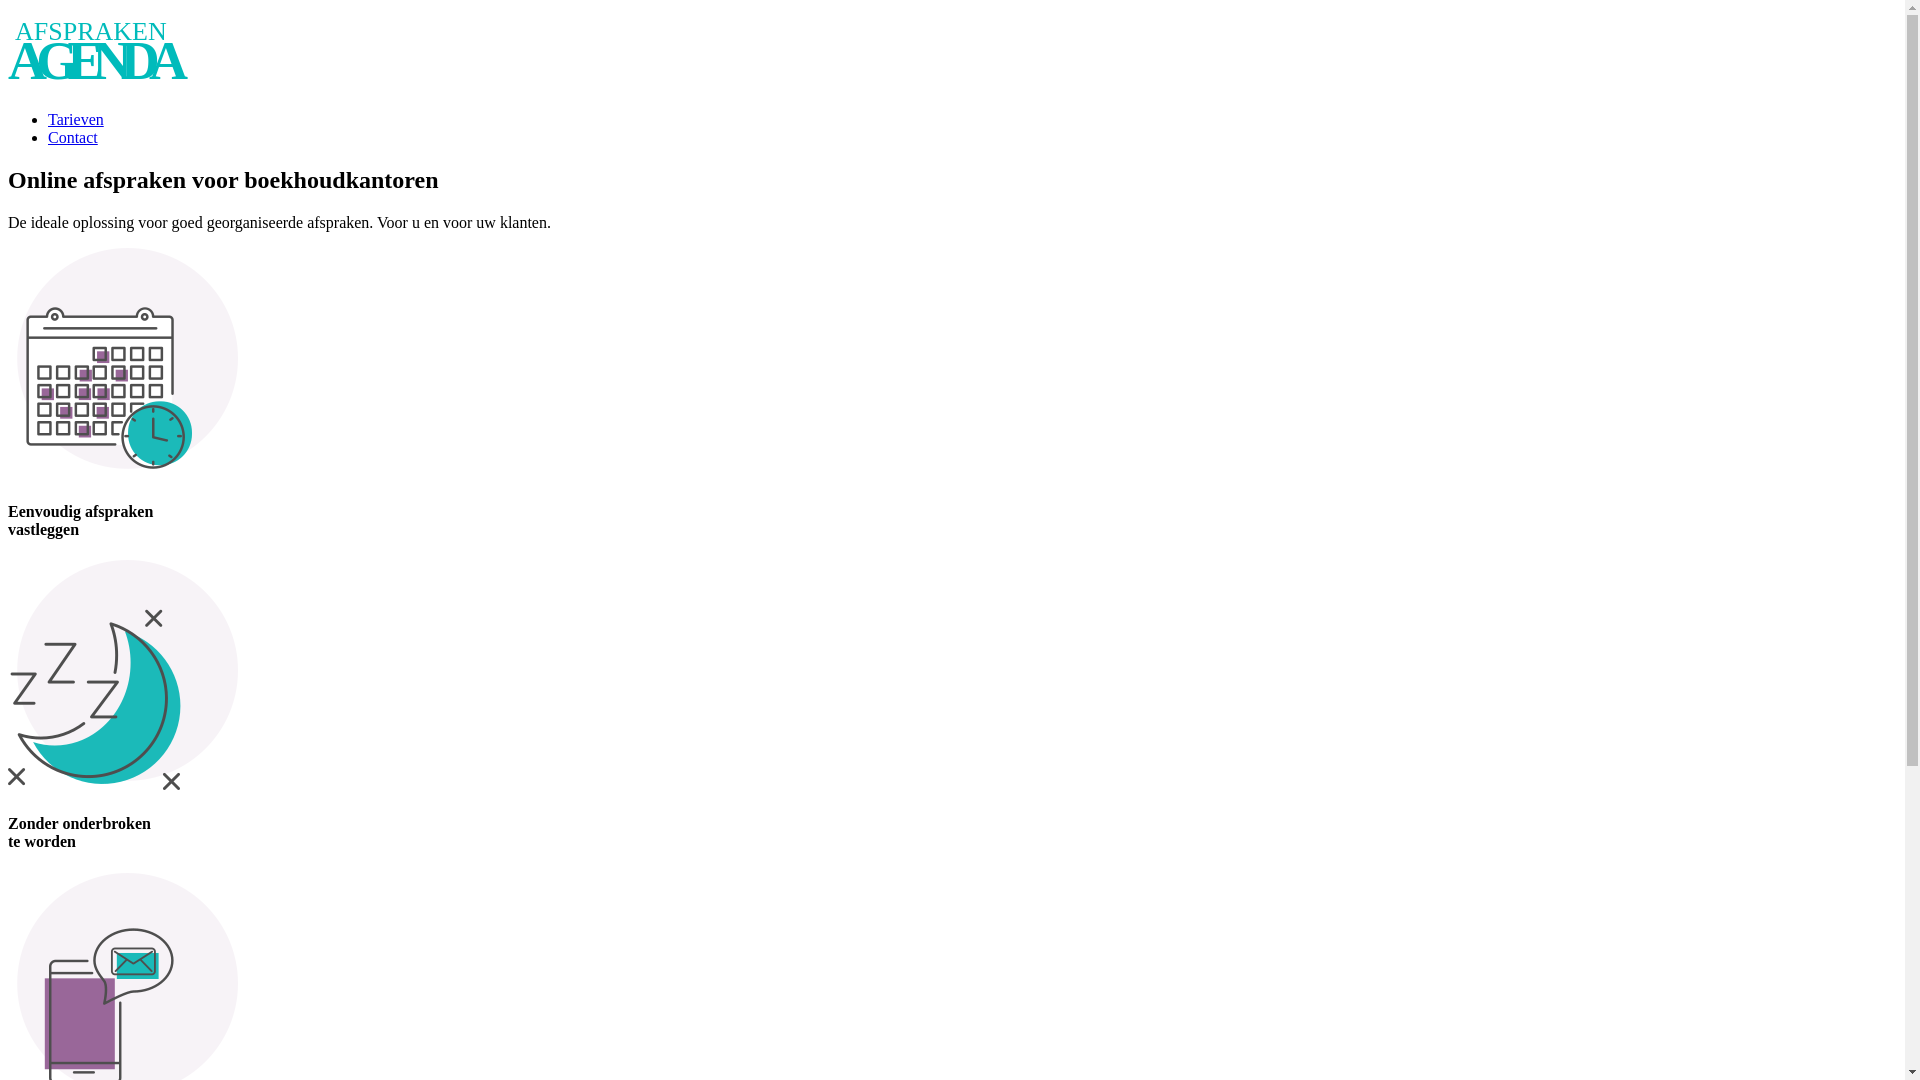 The image size is (1920, 1080). What do you see at coordinates (72, 136) in the screenshot?
I see `'Contact'` at bounding box center [72, 136].